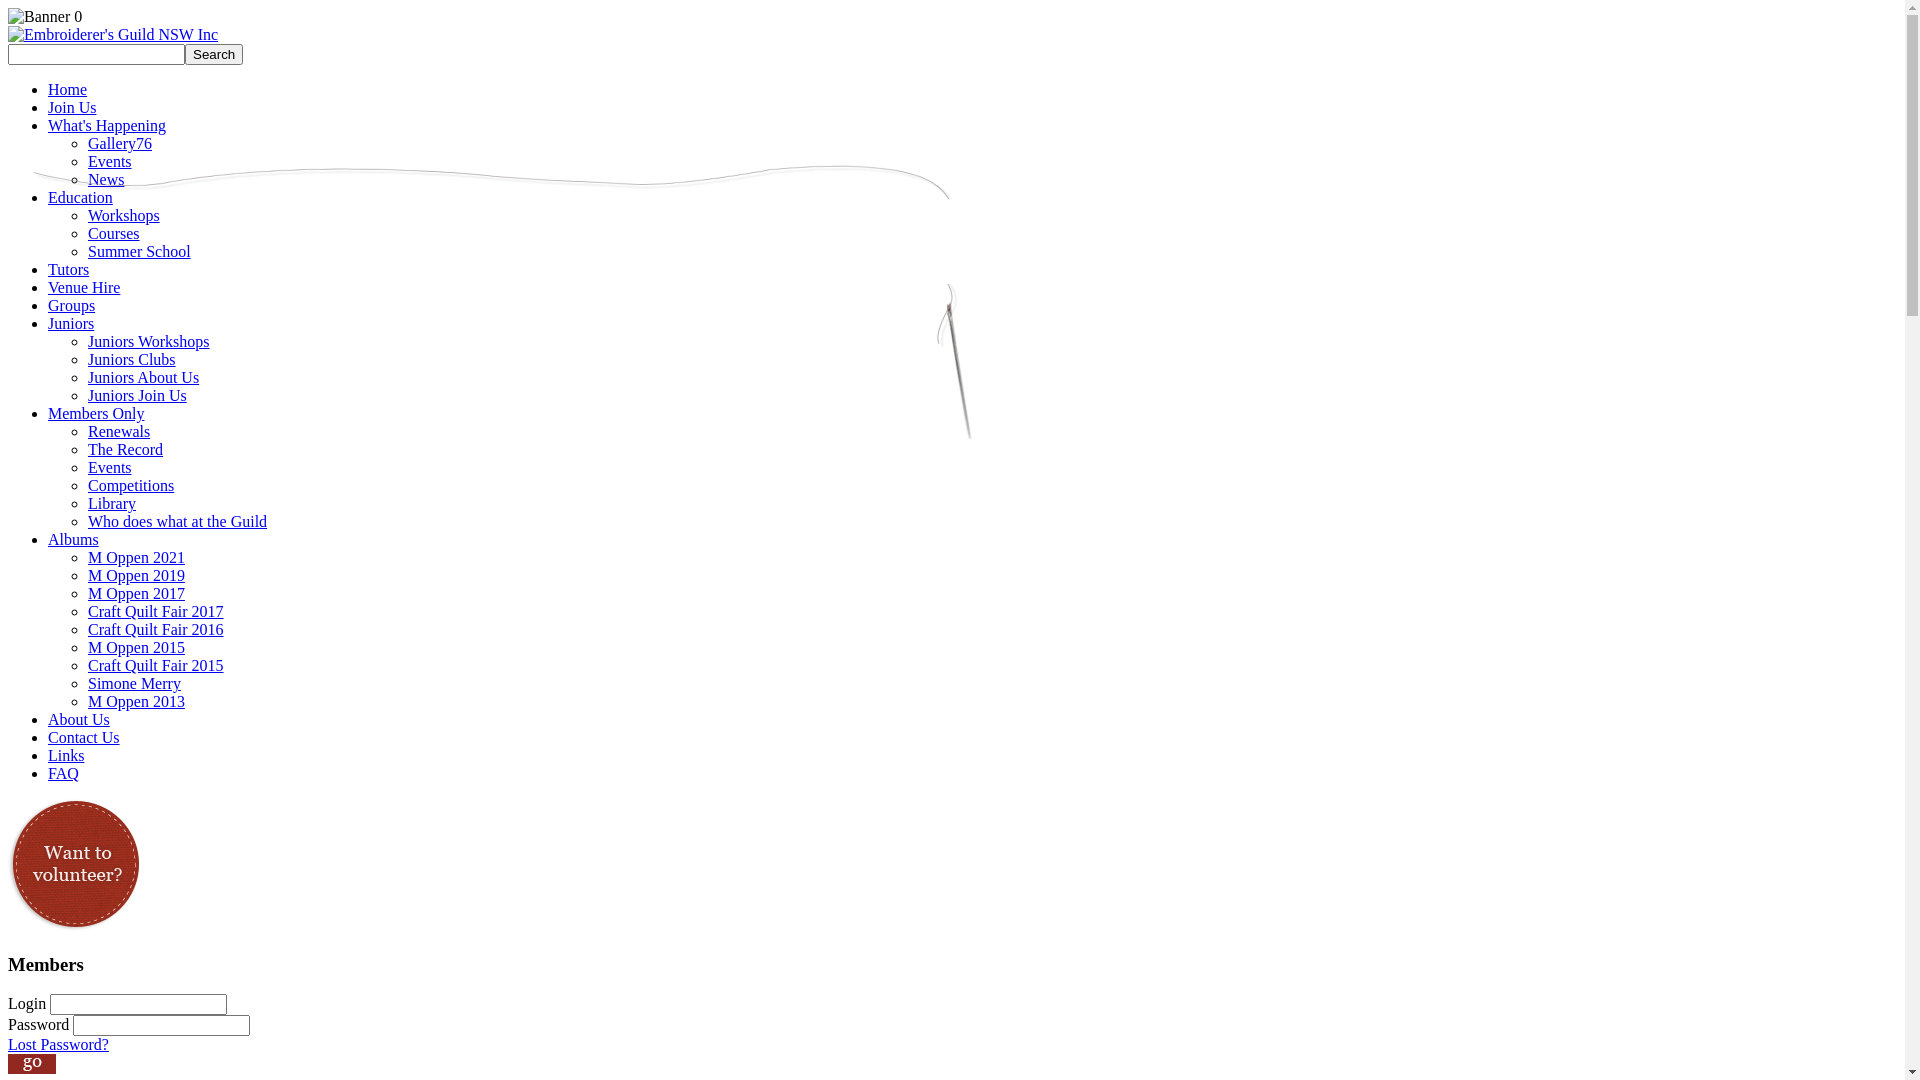  What do you see at coordinates (86, 665) in the screenshot?
I see `'Craft Quilt Fair 2015'` at bounding box center [86, 665].